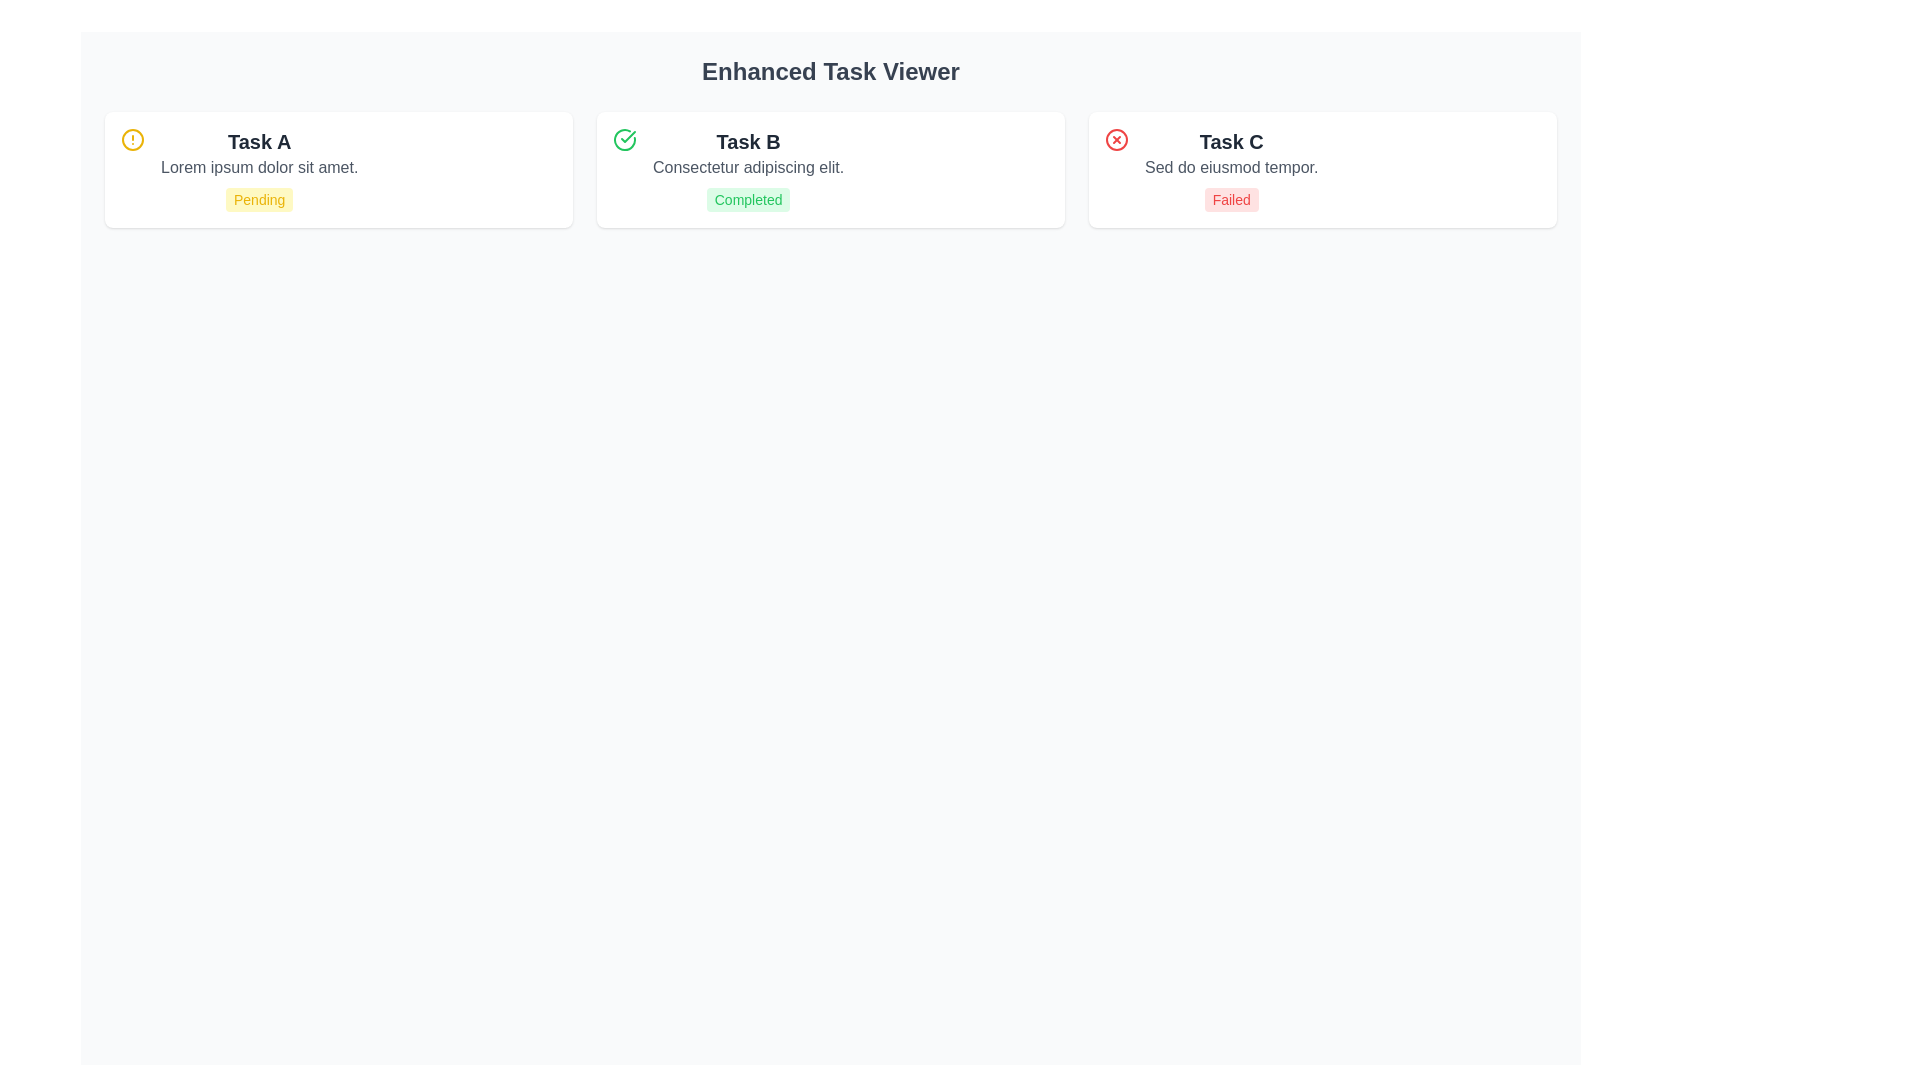  I want to click on the Status badge labeled 'Pending' with a yellow background located at the bottom-right of the 'Task A' box, so click(258, 200).